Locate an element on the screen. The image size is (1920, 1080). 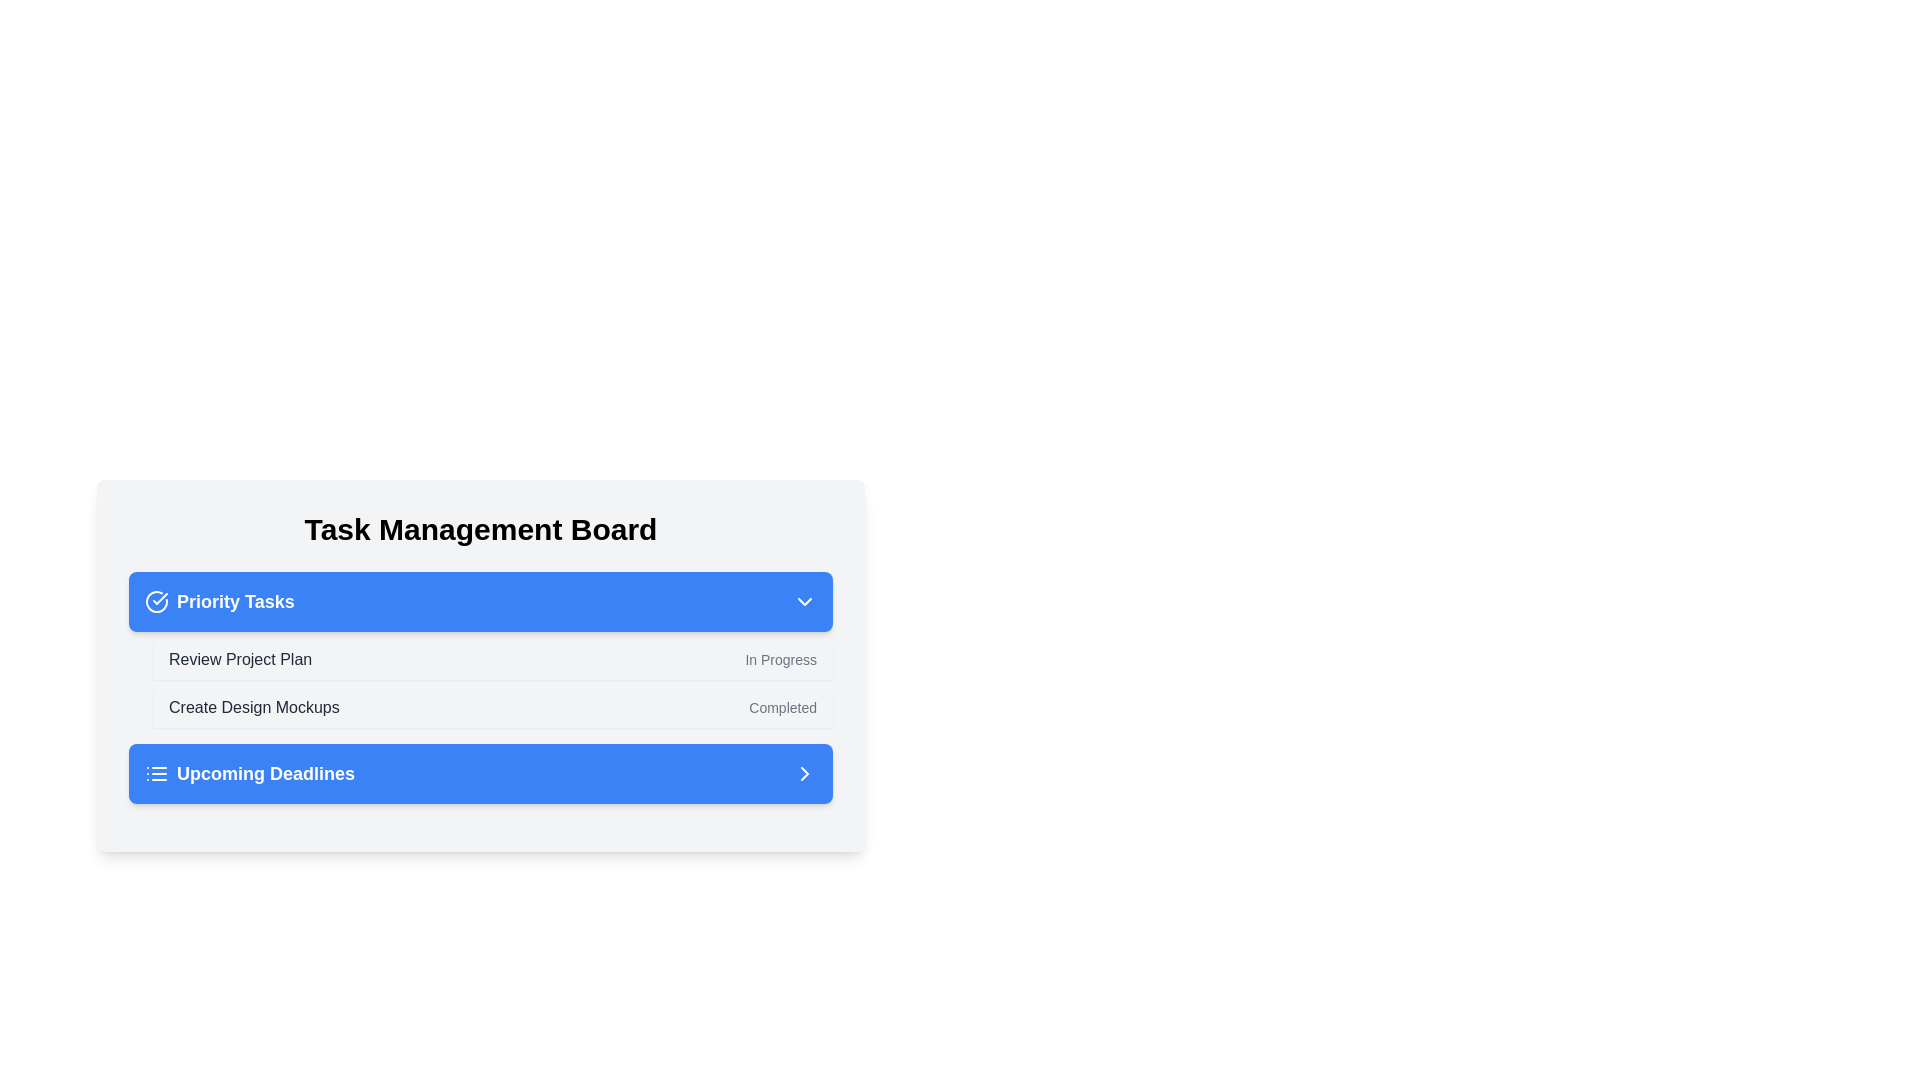
the right-pointing chevron arrow icon, which is white on a blue background, located on the far right side of the 'Upcoming Deadlines' bar in the 'Task Management Board' interface is located at coordinates (805, 773).